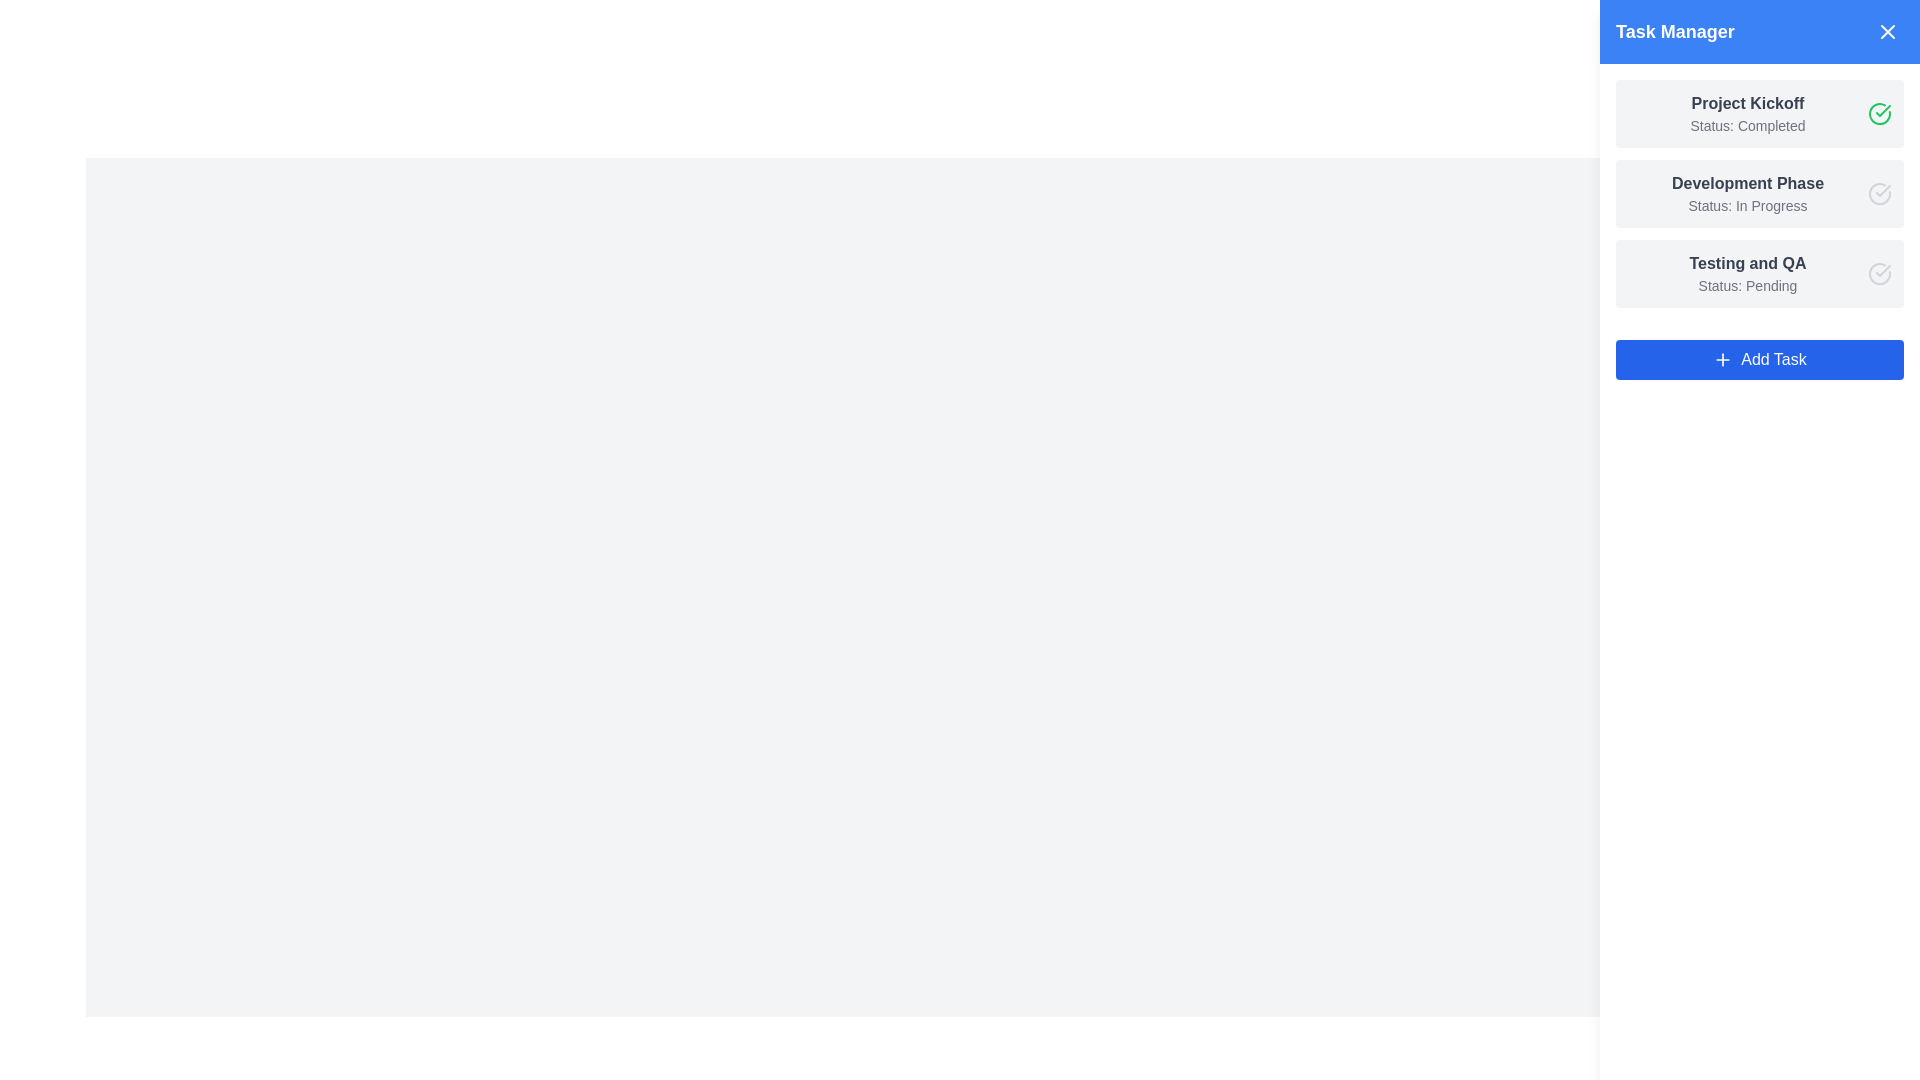 This screenshot has width=1920, height=1080. Describe the element at coordinates (1879, 193) in the screenshot. I see `the status indicator icon for the 'Development Phase' task located at the far-right side of the task row` at that location.